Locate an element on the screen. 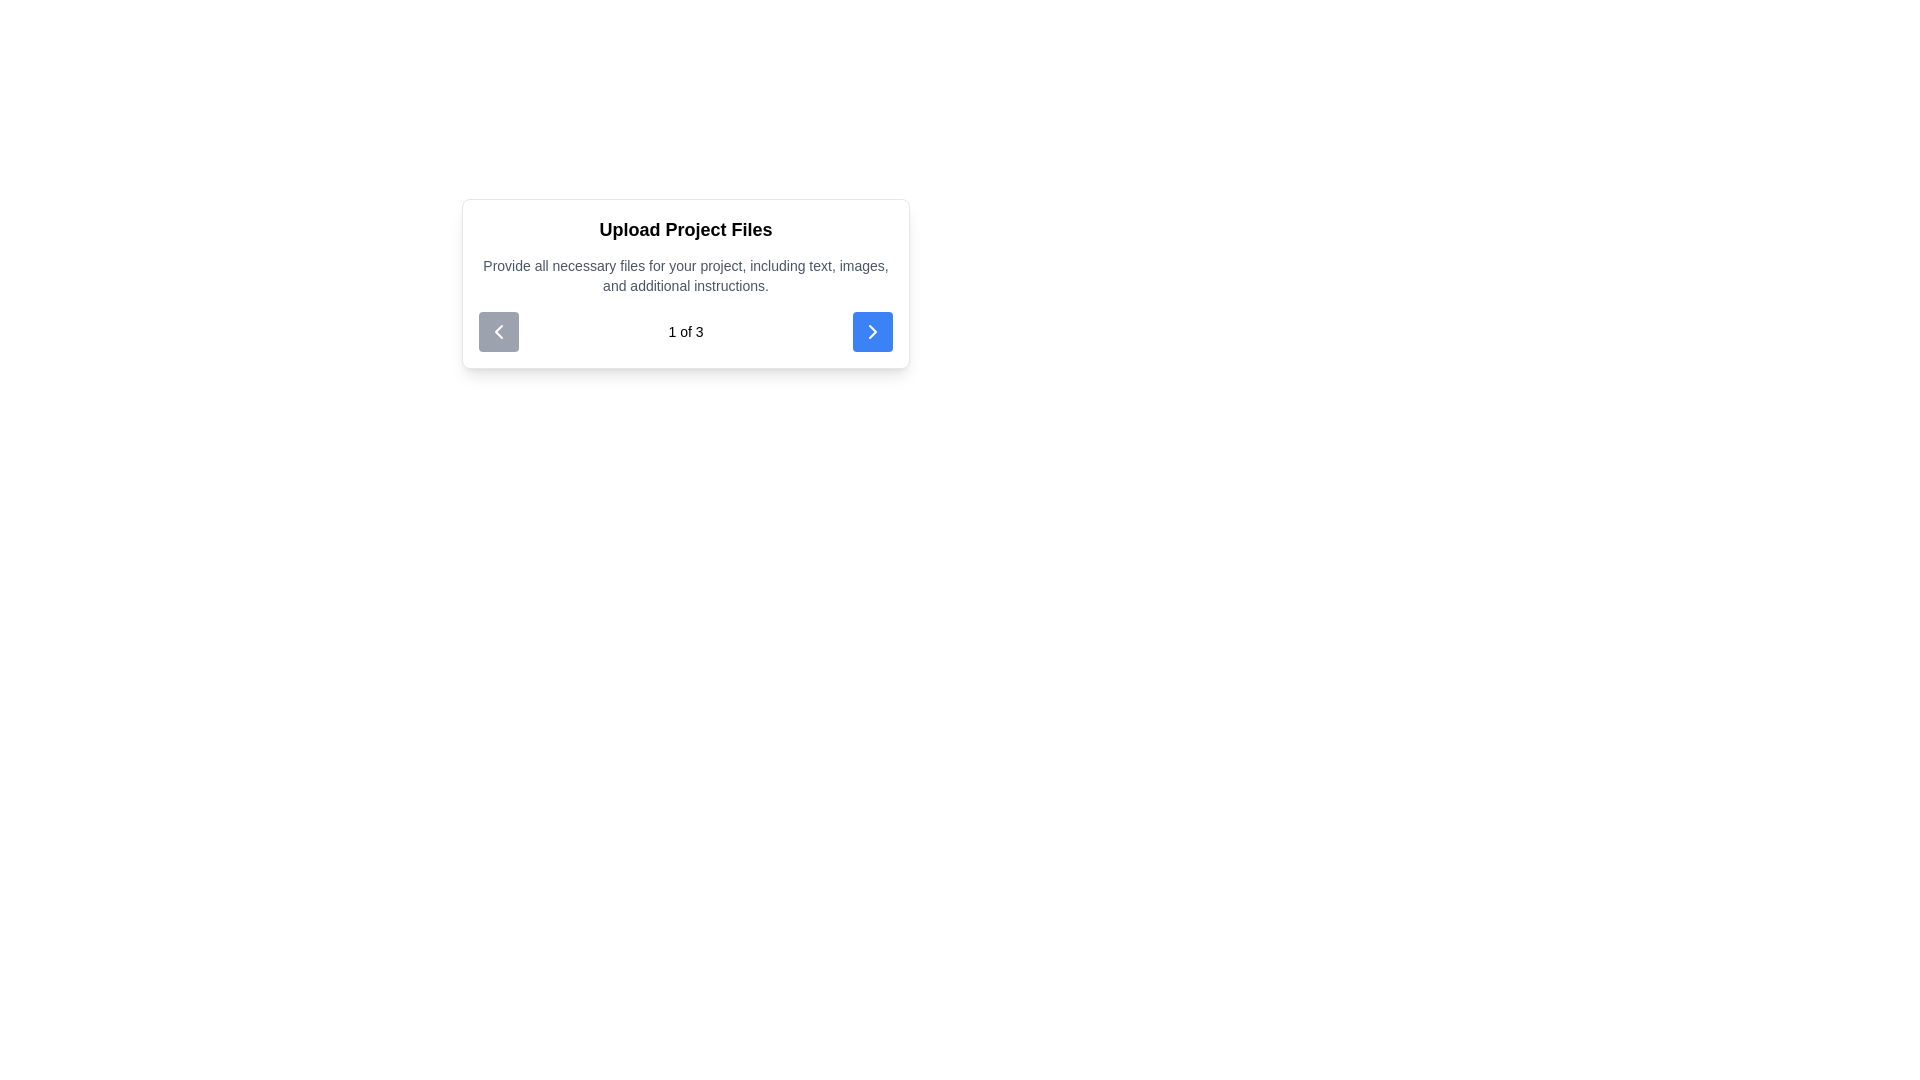  the leftward facing chevron button with a blue background located on the left-hand side of the pagination control is located at coordinates (499, 330).